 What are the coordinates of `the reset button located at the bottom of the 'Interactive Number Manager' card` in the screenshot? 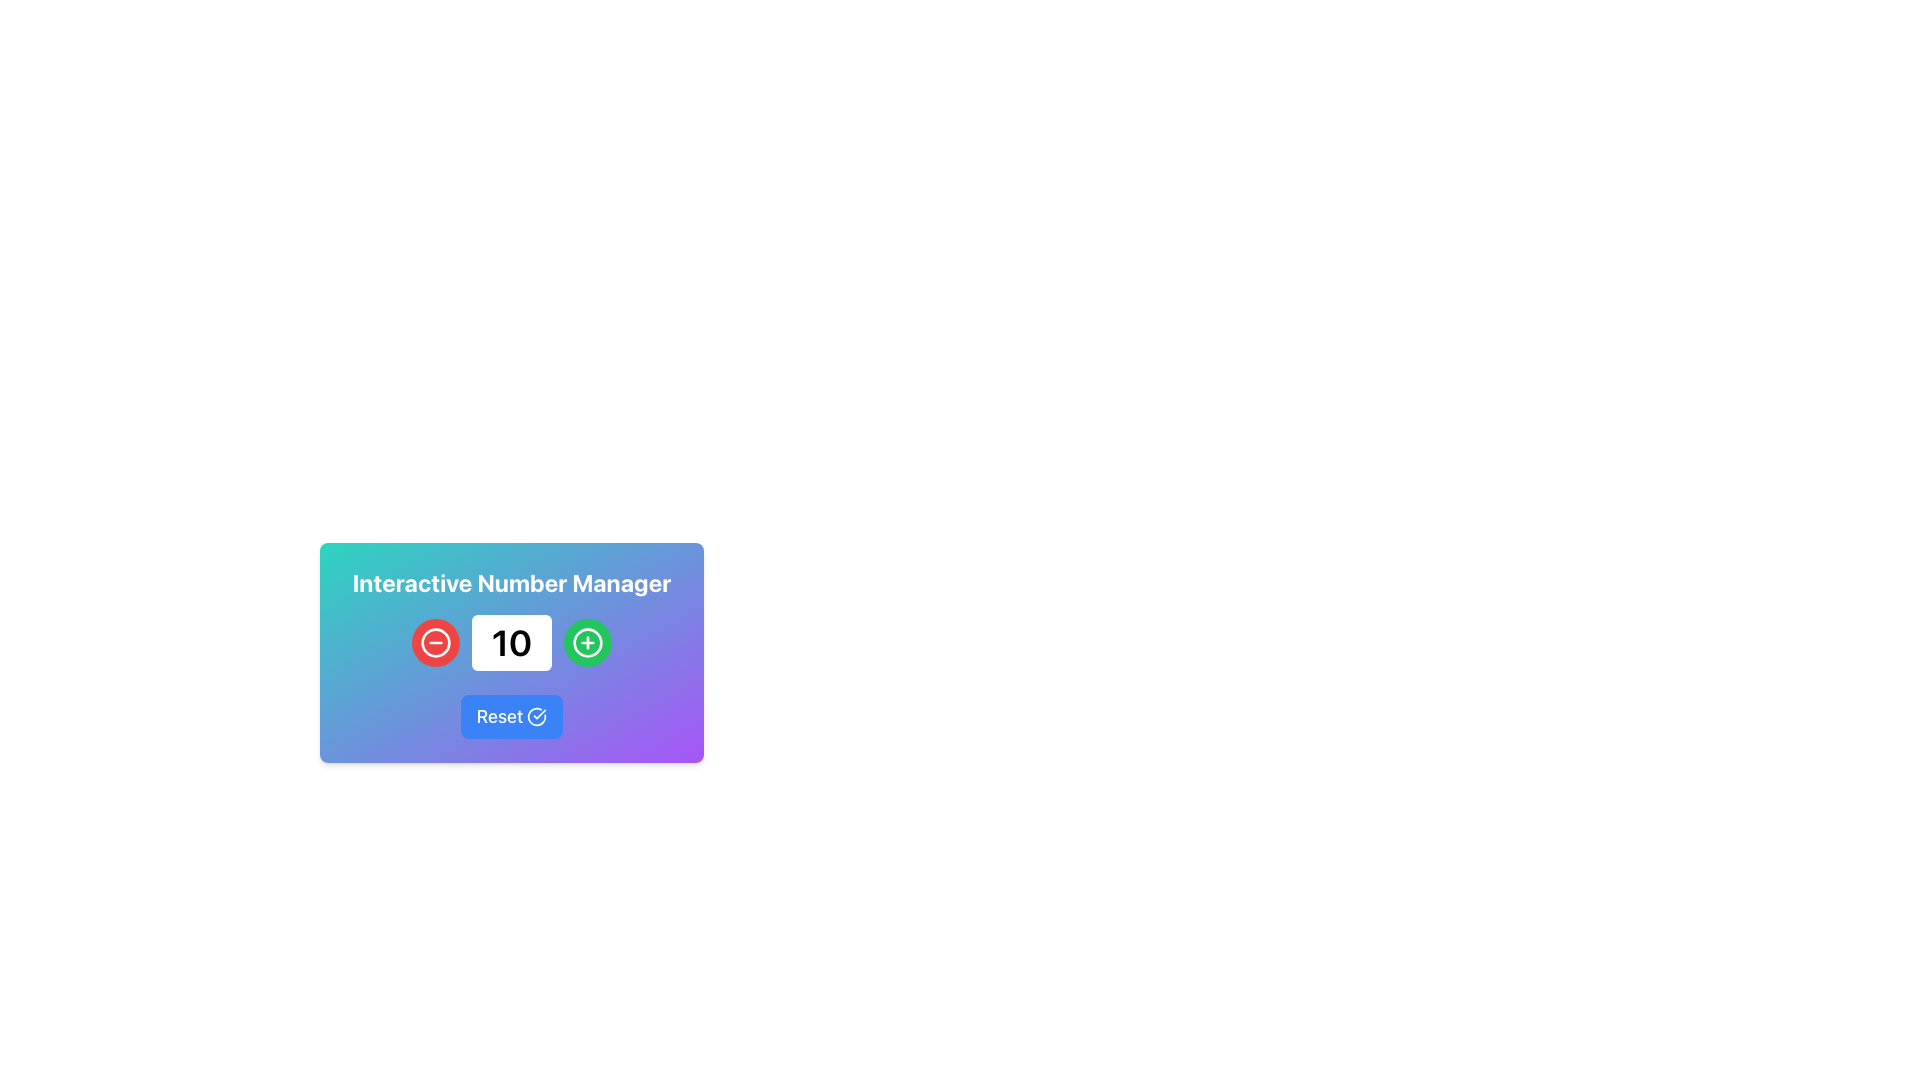 It's located at (512, 716).